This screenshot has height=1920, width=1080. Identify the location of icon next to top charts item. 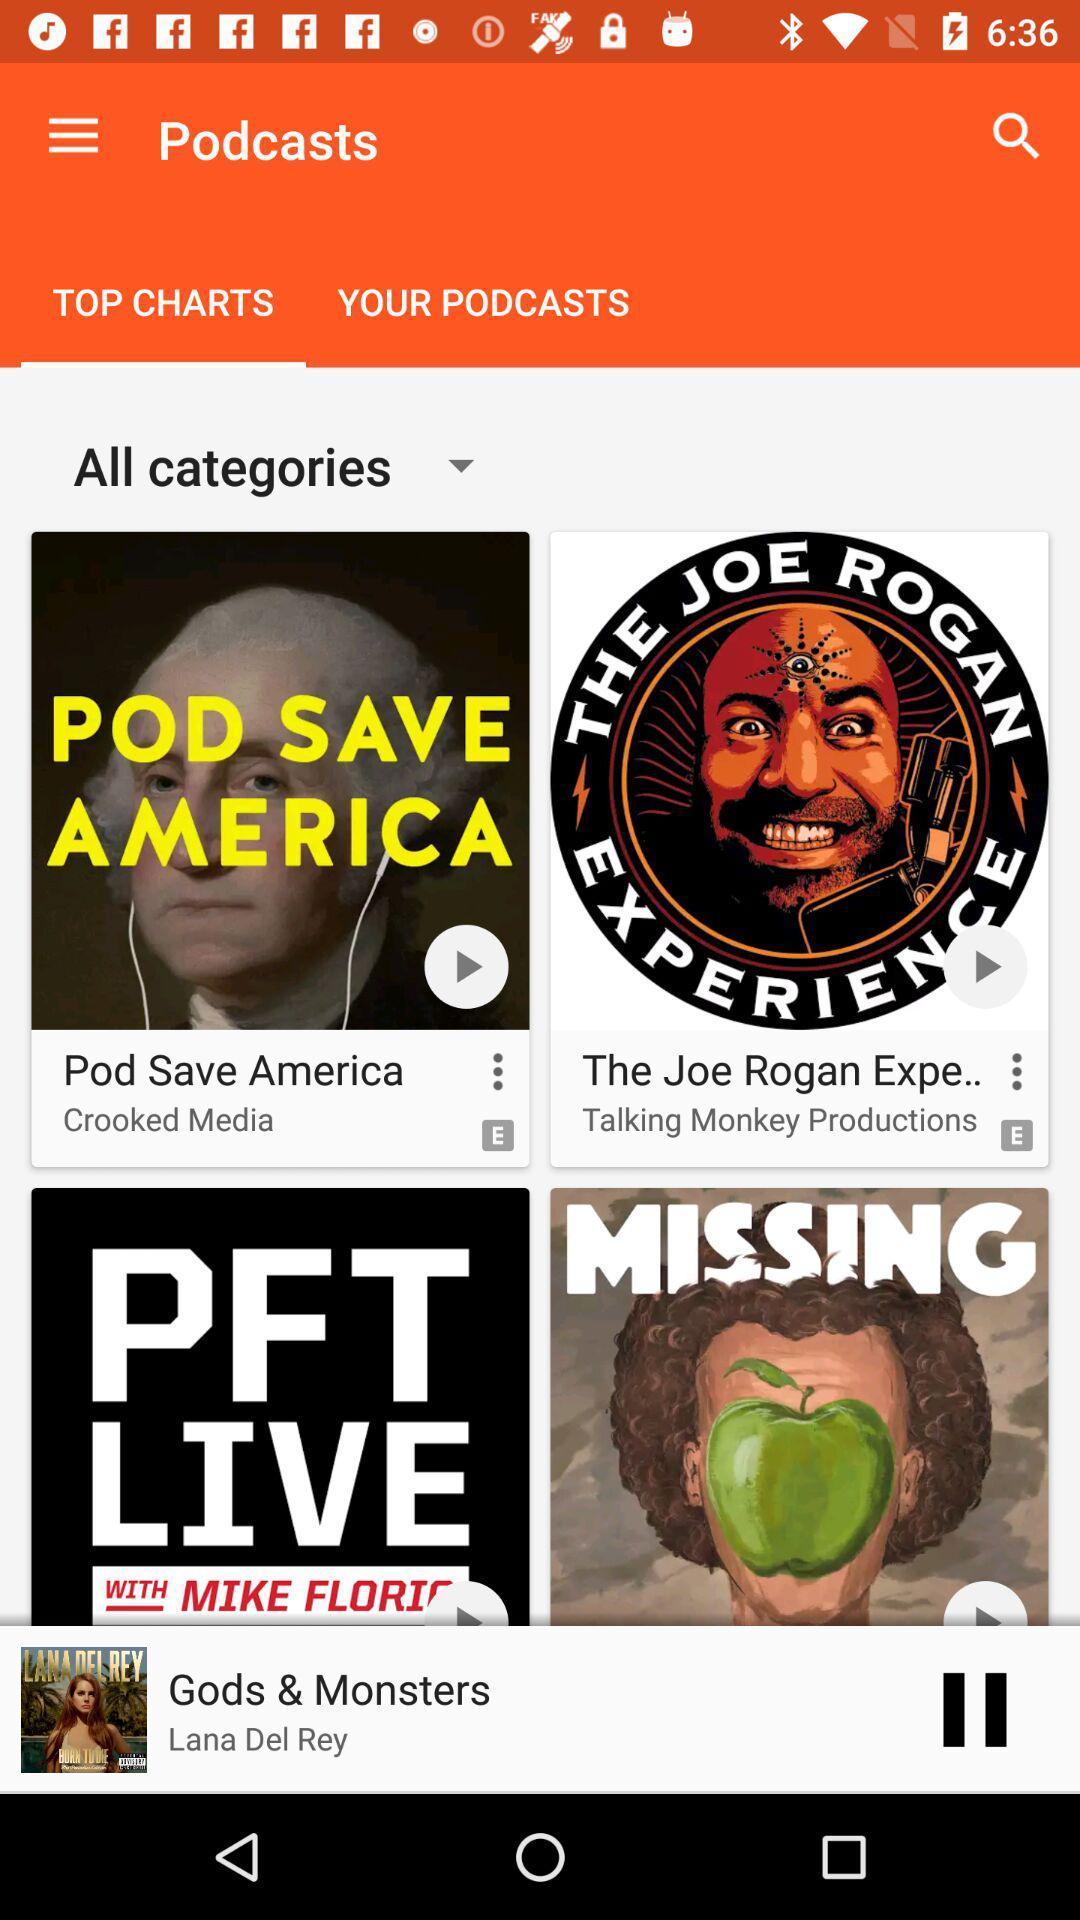
(483, 303).